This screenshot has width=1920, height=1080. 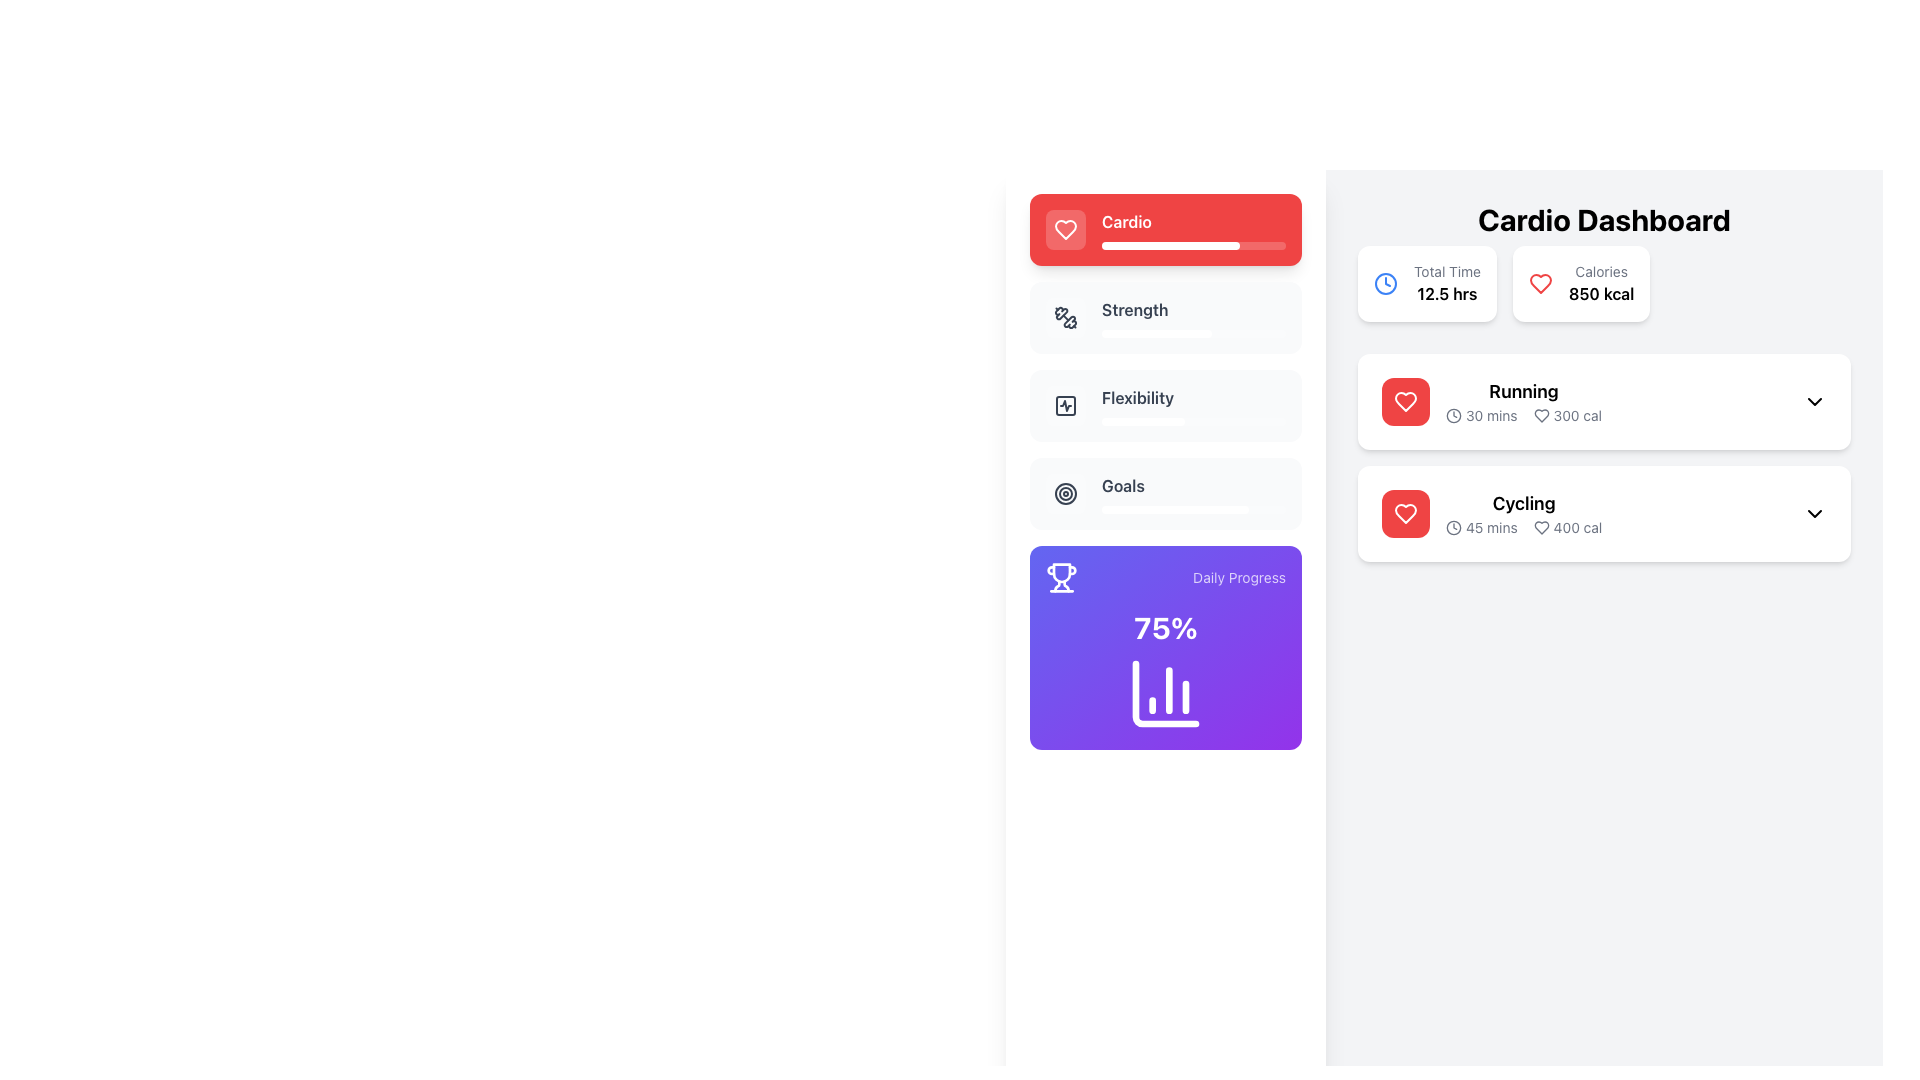 What do you see at coordinates (1405, 512) in the screenshot?
I see `the 'Cardio' category icon, which is represented by a heart icon located at the top of a red rectangular button labeled 'Cardio' in the left sidebar` at bounding box center [1405, 512].